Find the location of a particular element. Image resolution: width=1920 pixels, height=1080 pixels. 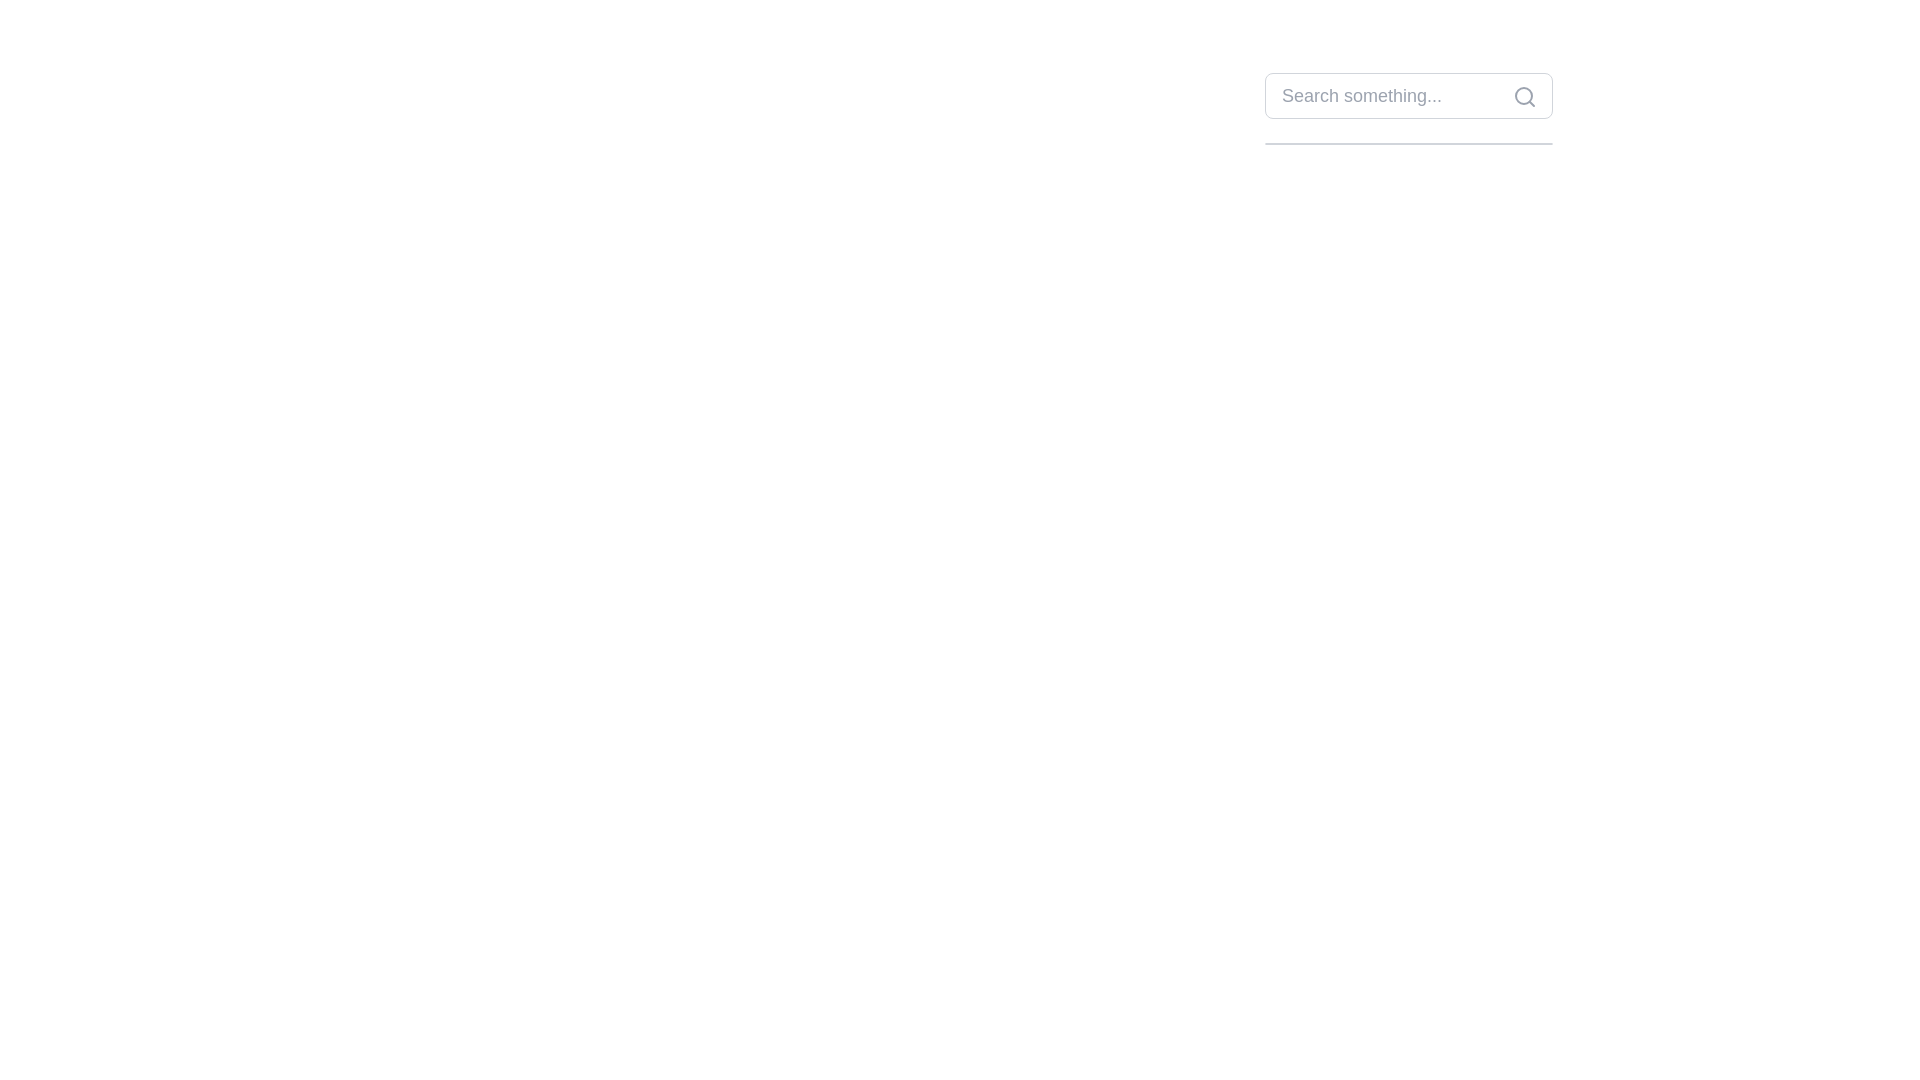

the search input field located within the upper-right section of the interface, which contains the placeholder text 'Search something...' and a magnifying glass icon, to focus on it is located at coordinates (1408, 108).